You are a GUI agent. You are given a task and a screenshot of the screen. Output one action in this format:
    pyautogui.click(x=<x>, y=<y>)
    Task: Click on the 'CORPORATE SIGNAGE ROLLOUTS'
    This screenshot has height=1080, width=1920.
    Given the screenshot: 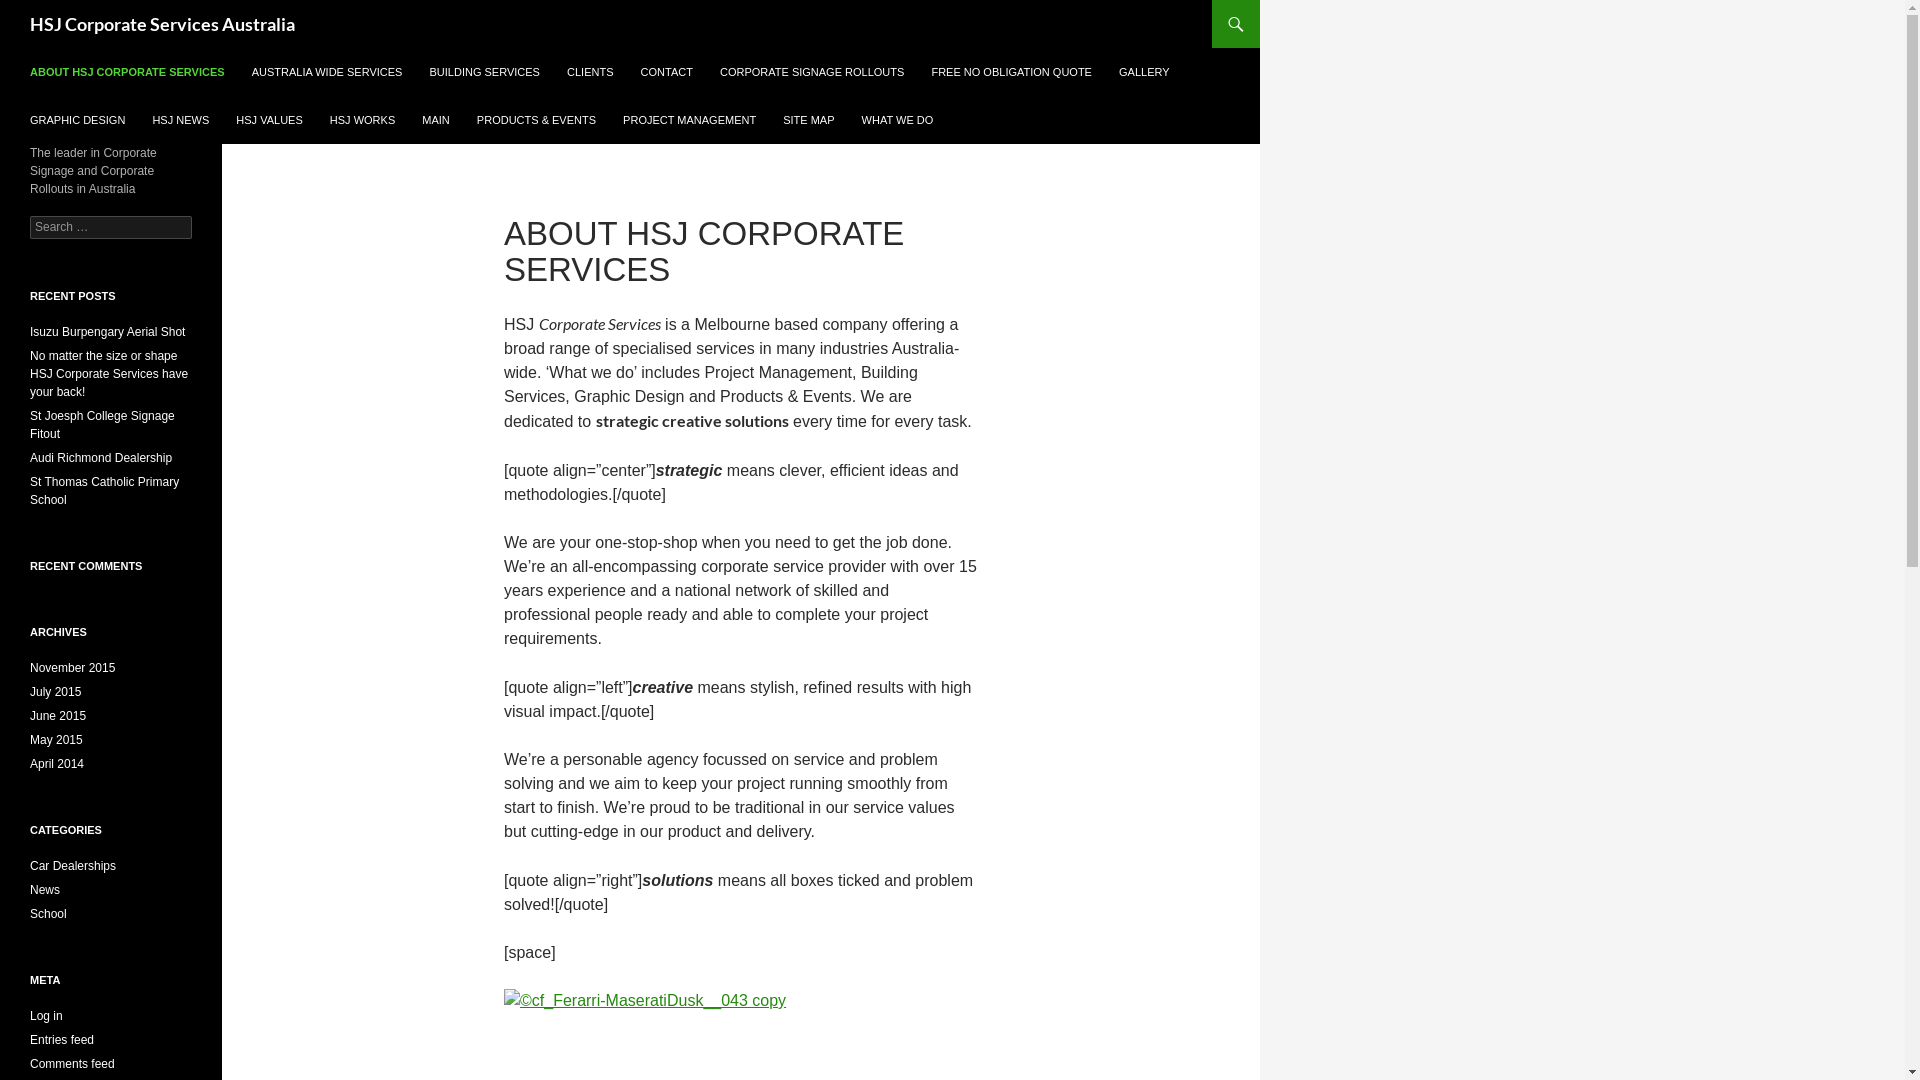 What is the action you would take?
    pyautogui.click(x=811, y=71)
    